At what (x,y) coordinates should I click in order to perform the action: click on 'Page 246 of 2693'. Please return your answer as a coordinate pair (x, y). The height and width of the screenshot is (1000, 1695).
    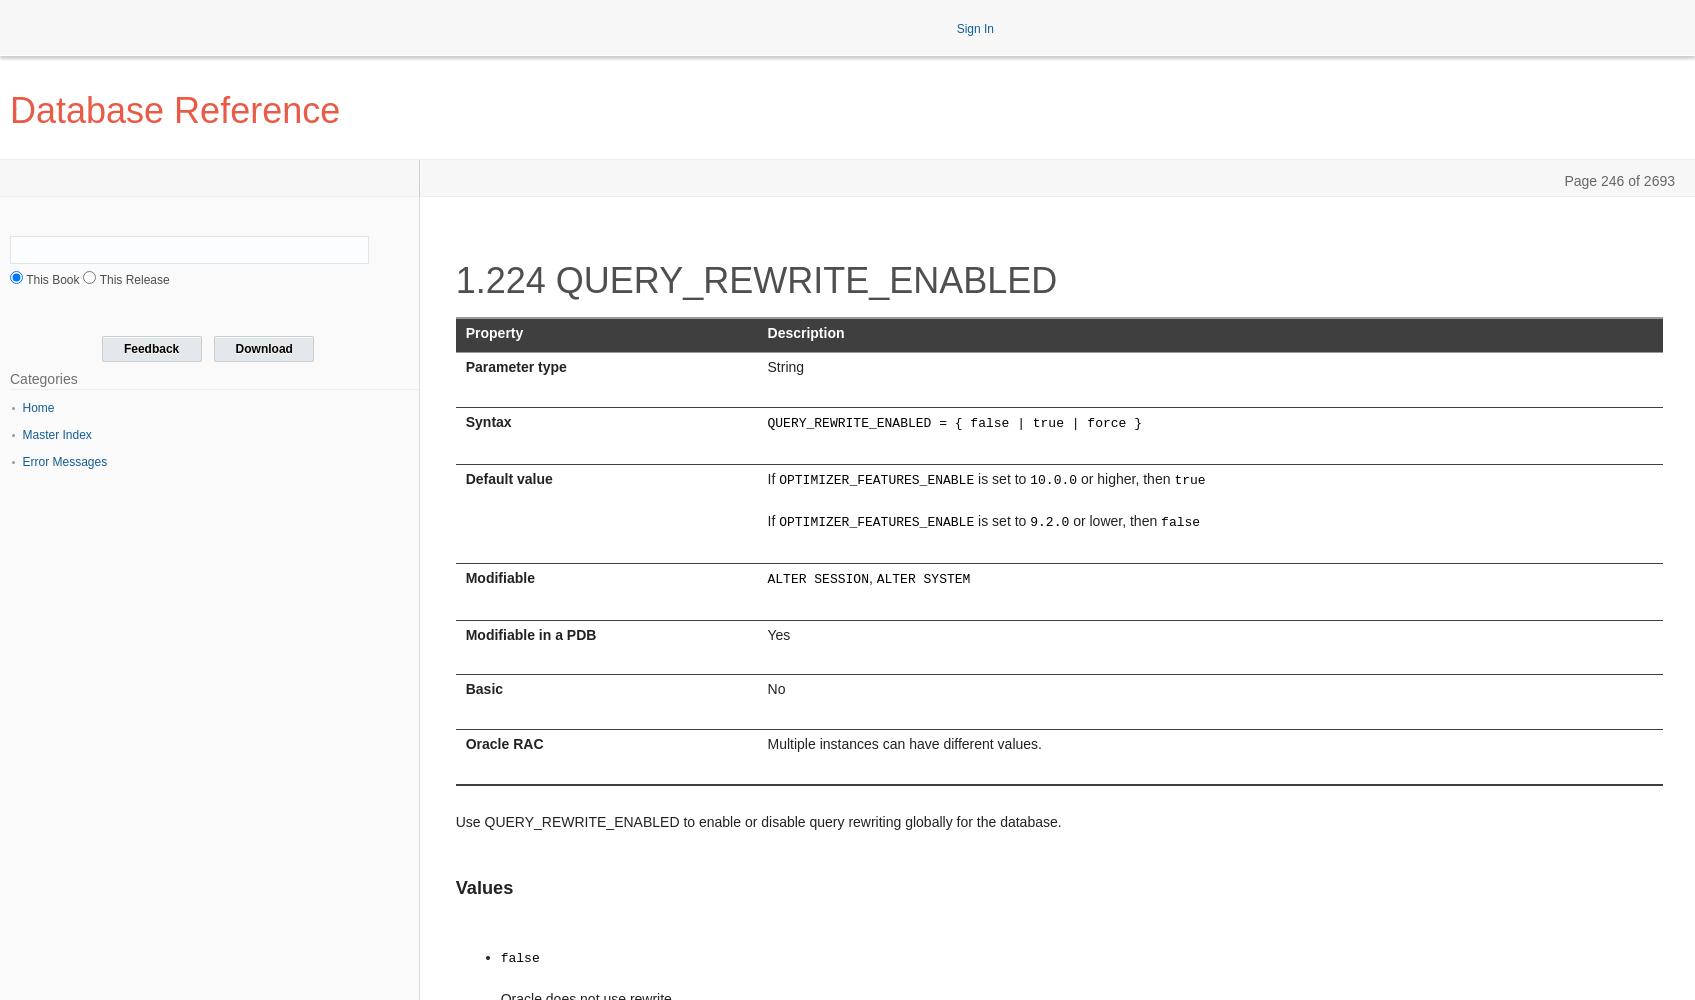
    Looking at the image, I should click on (1619, 181).